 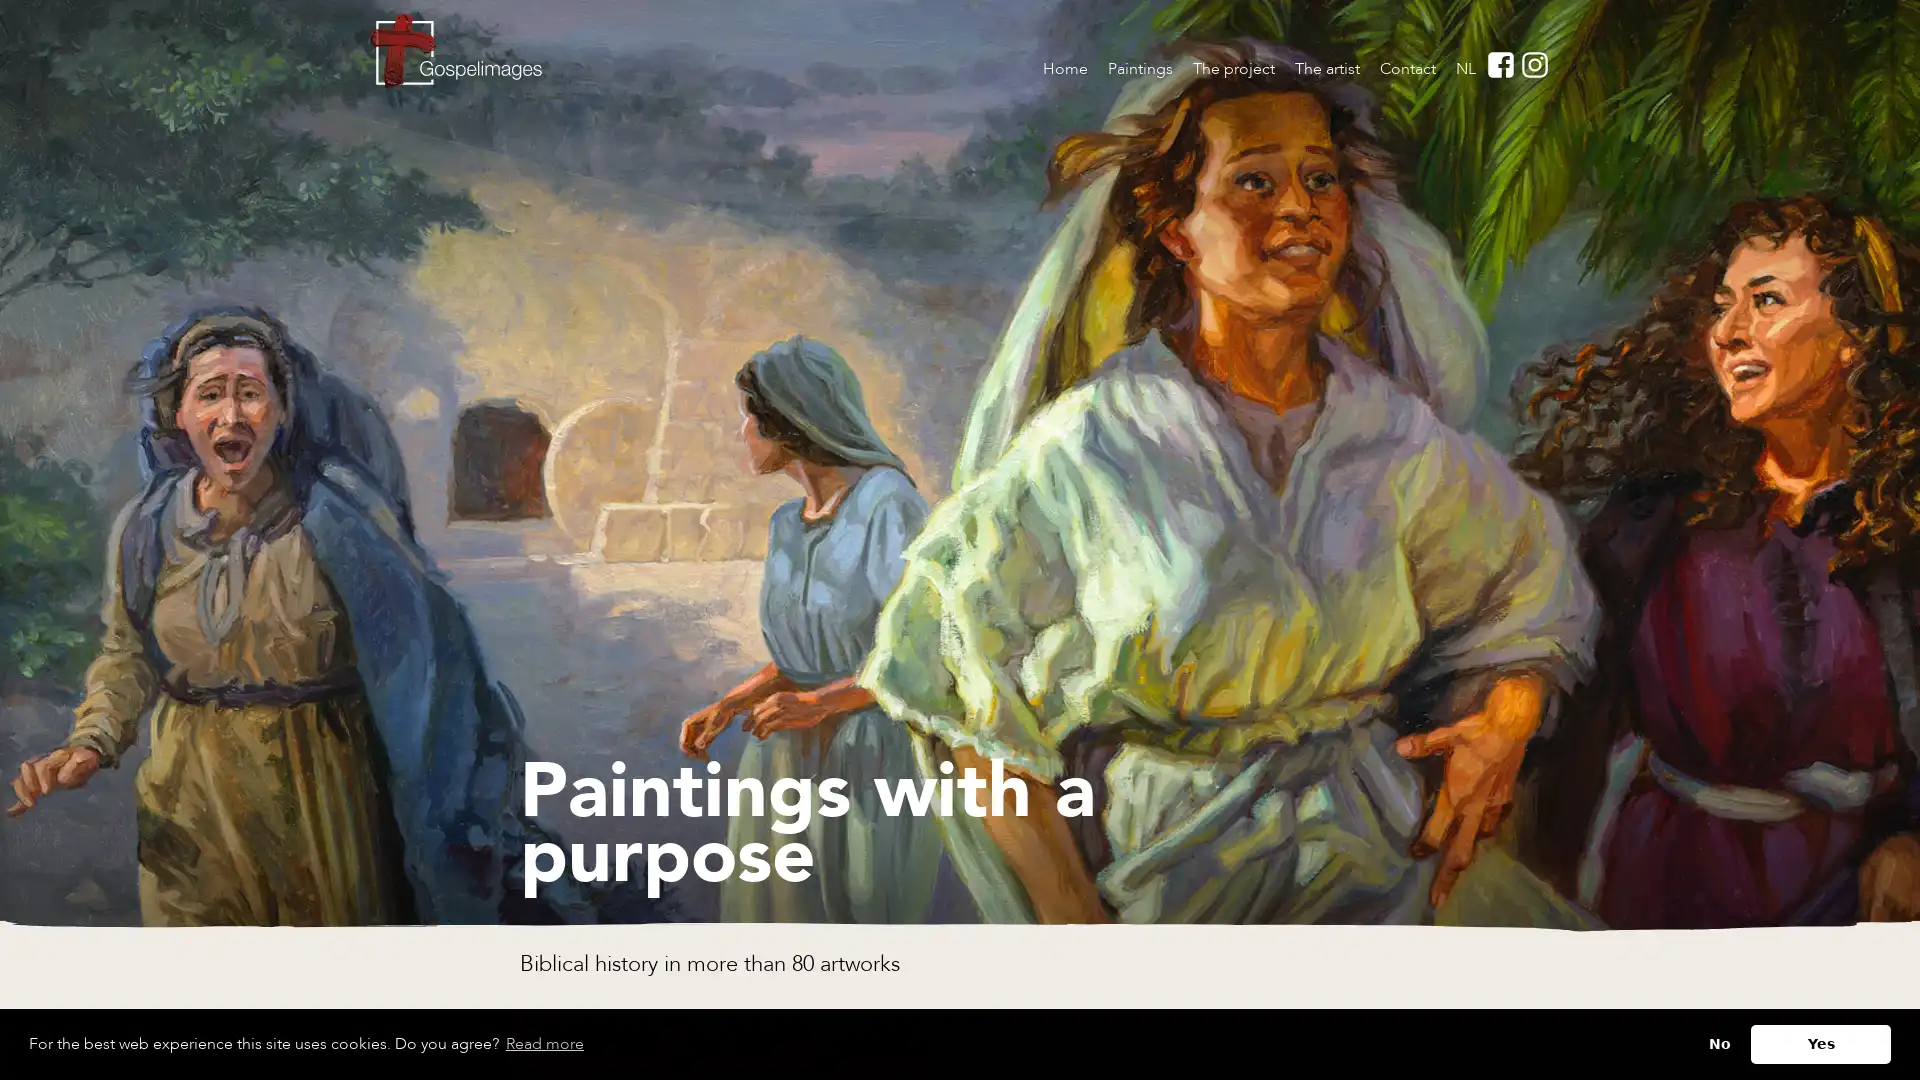 I want to click on allow cookies, so click(x=1820, y=1043).